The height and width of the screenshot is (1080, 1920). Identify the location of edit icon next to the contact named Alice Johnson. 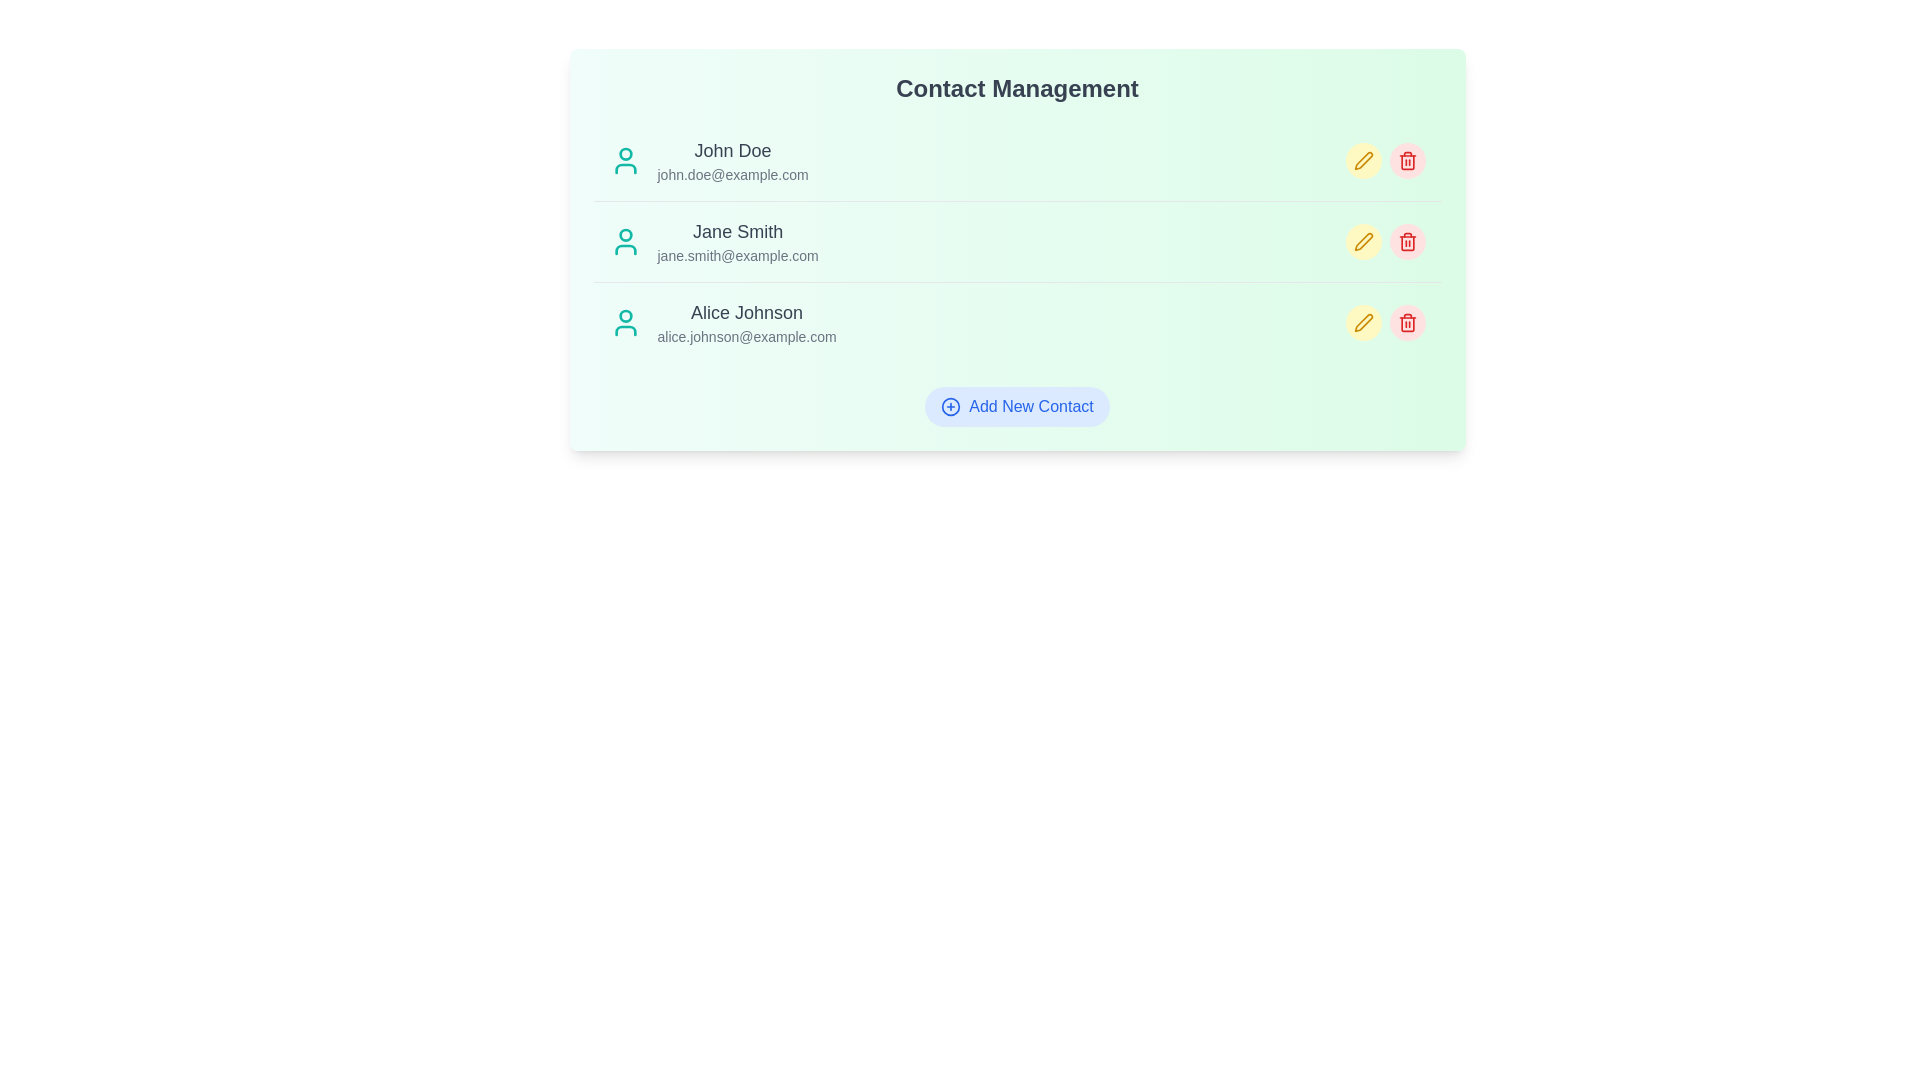
(1362, 322).